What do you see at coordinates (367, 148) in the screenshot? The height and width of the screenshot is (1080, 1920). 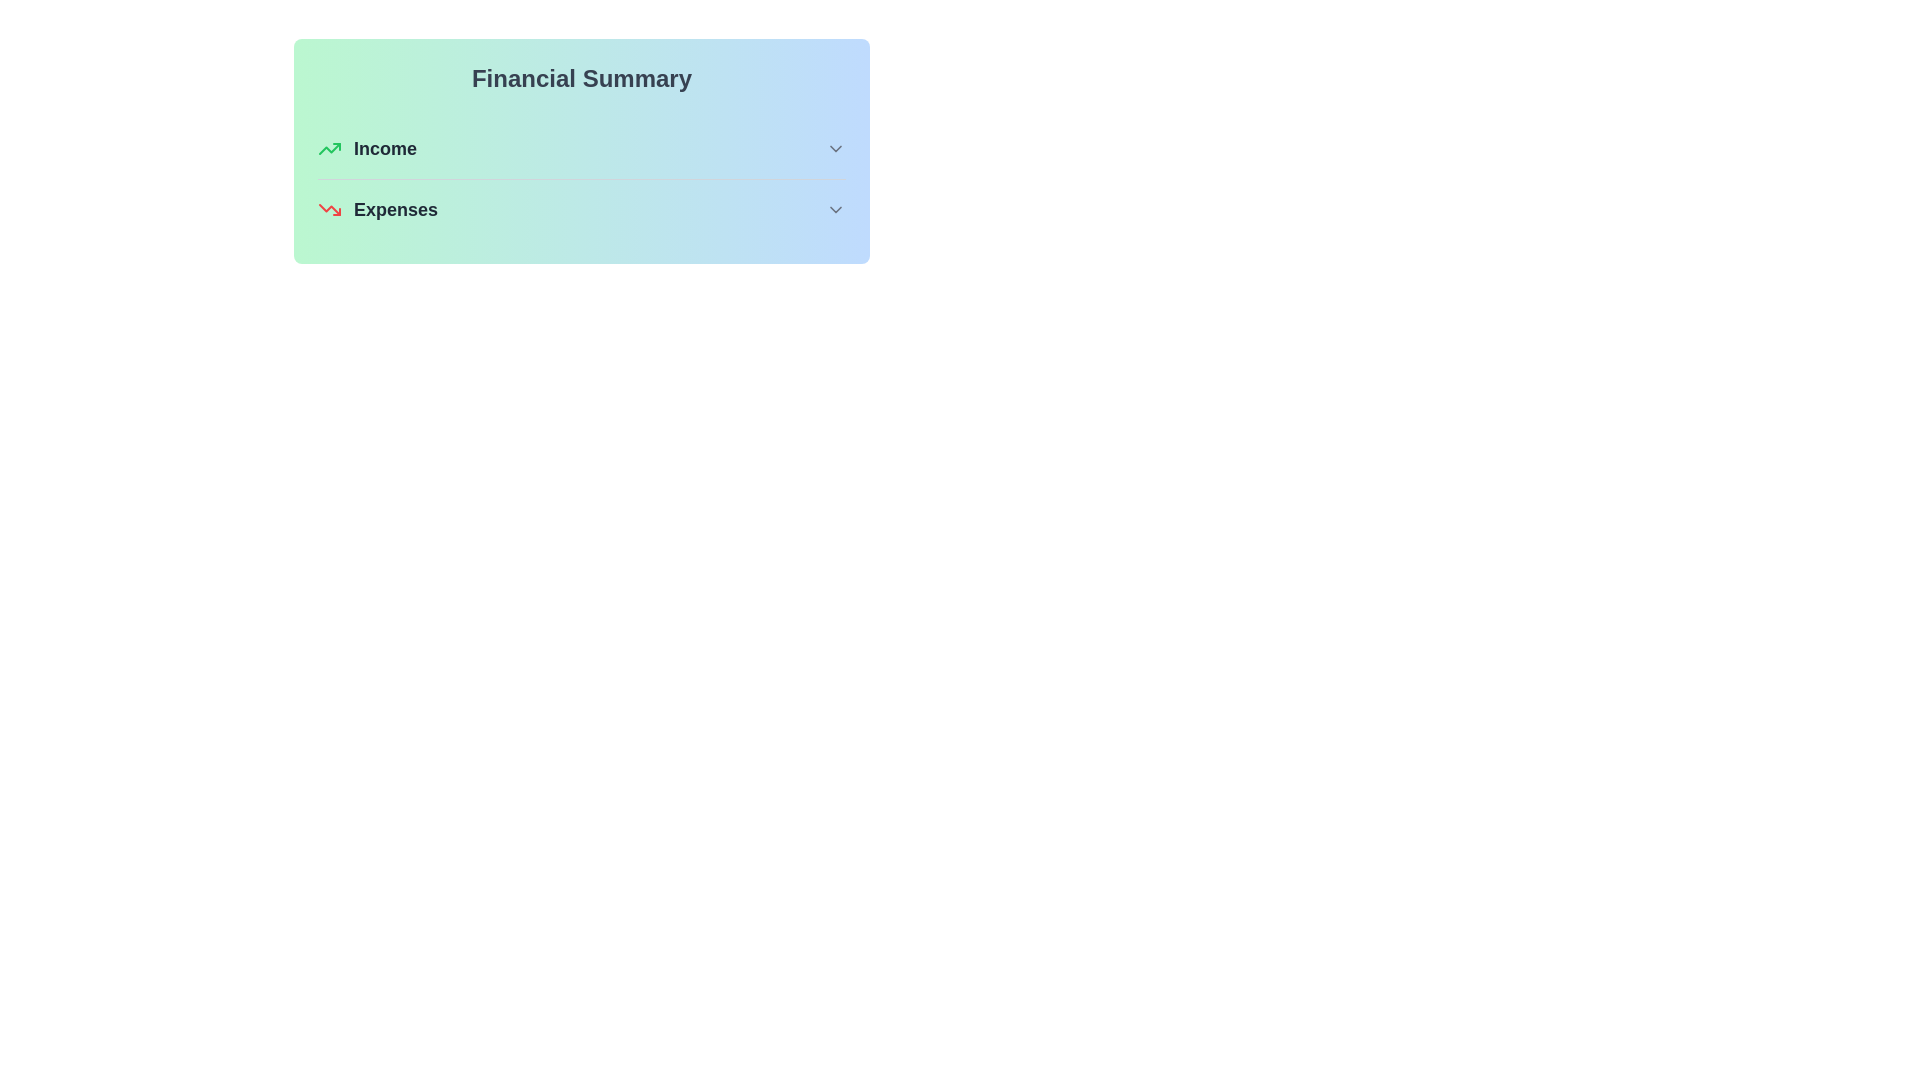 I see `the 'Income' text label which is bold and gray, accompanied by a green upward-trending arrow icon, located in the top-left section of the Financial Summary UI` at bounding box center [367, 148].